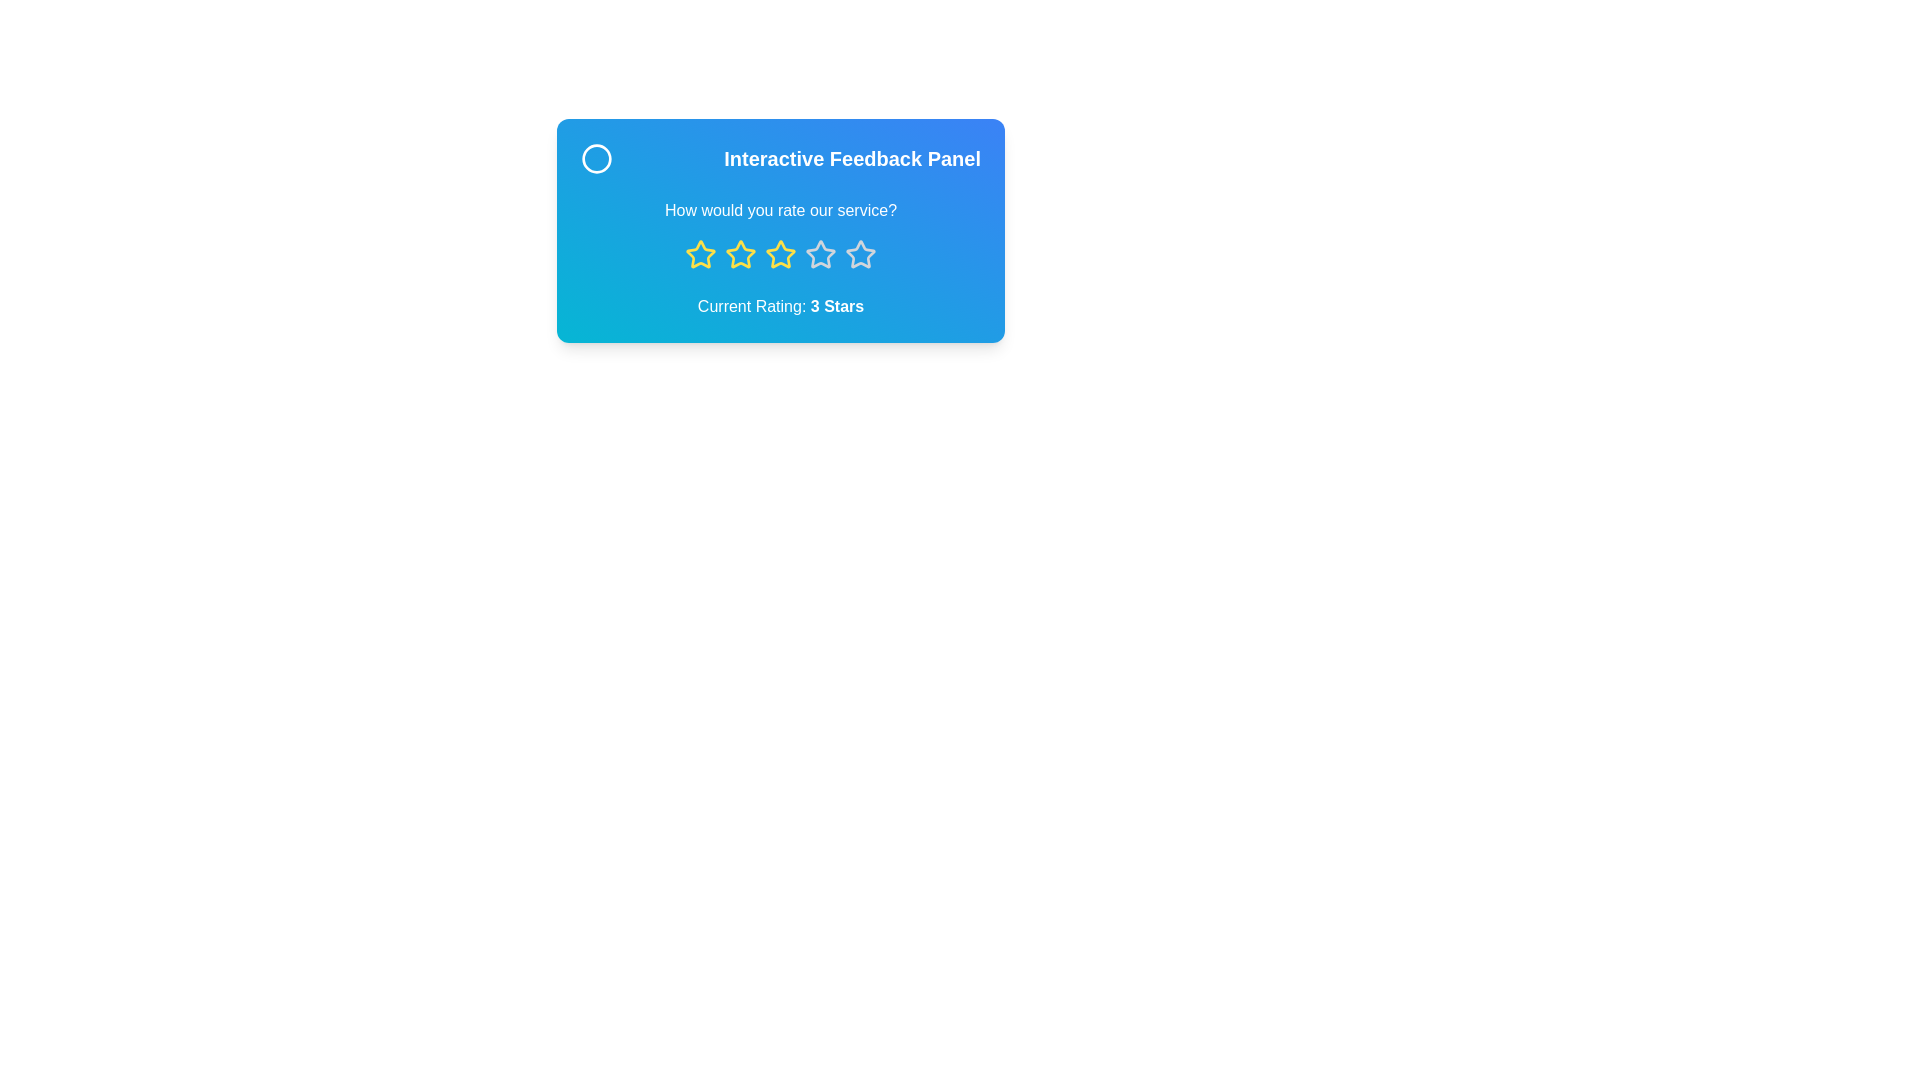 Image resolution: width=1920 pixels, height=1080 pixels. Describe the element at coordinates (860, 253) in the screenshot. I see `the fourth star in the Interactive Feedback Panel to rate it` at that location.